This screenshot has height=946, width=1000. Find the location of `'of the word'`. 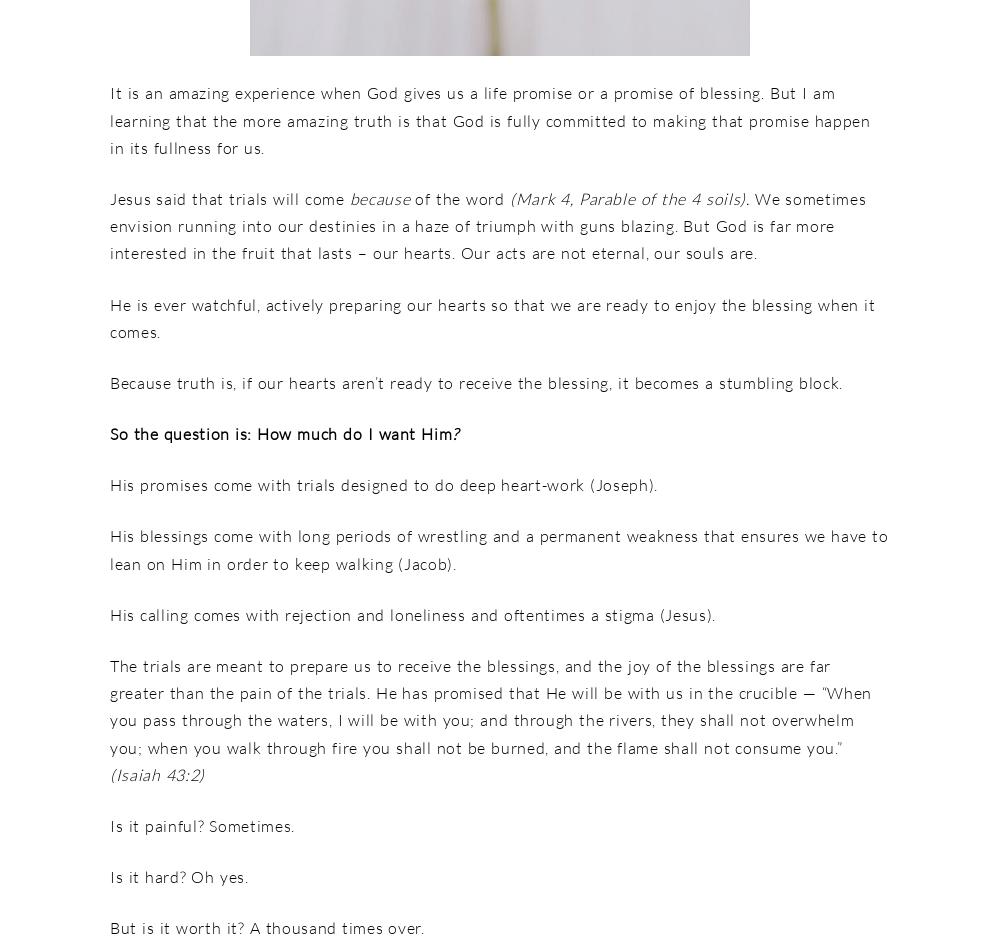

'of the word' is located at coordinates (458, 197).